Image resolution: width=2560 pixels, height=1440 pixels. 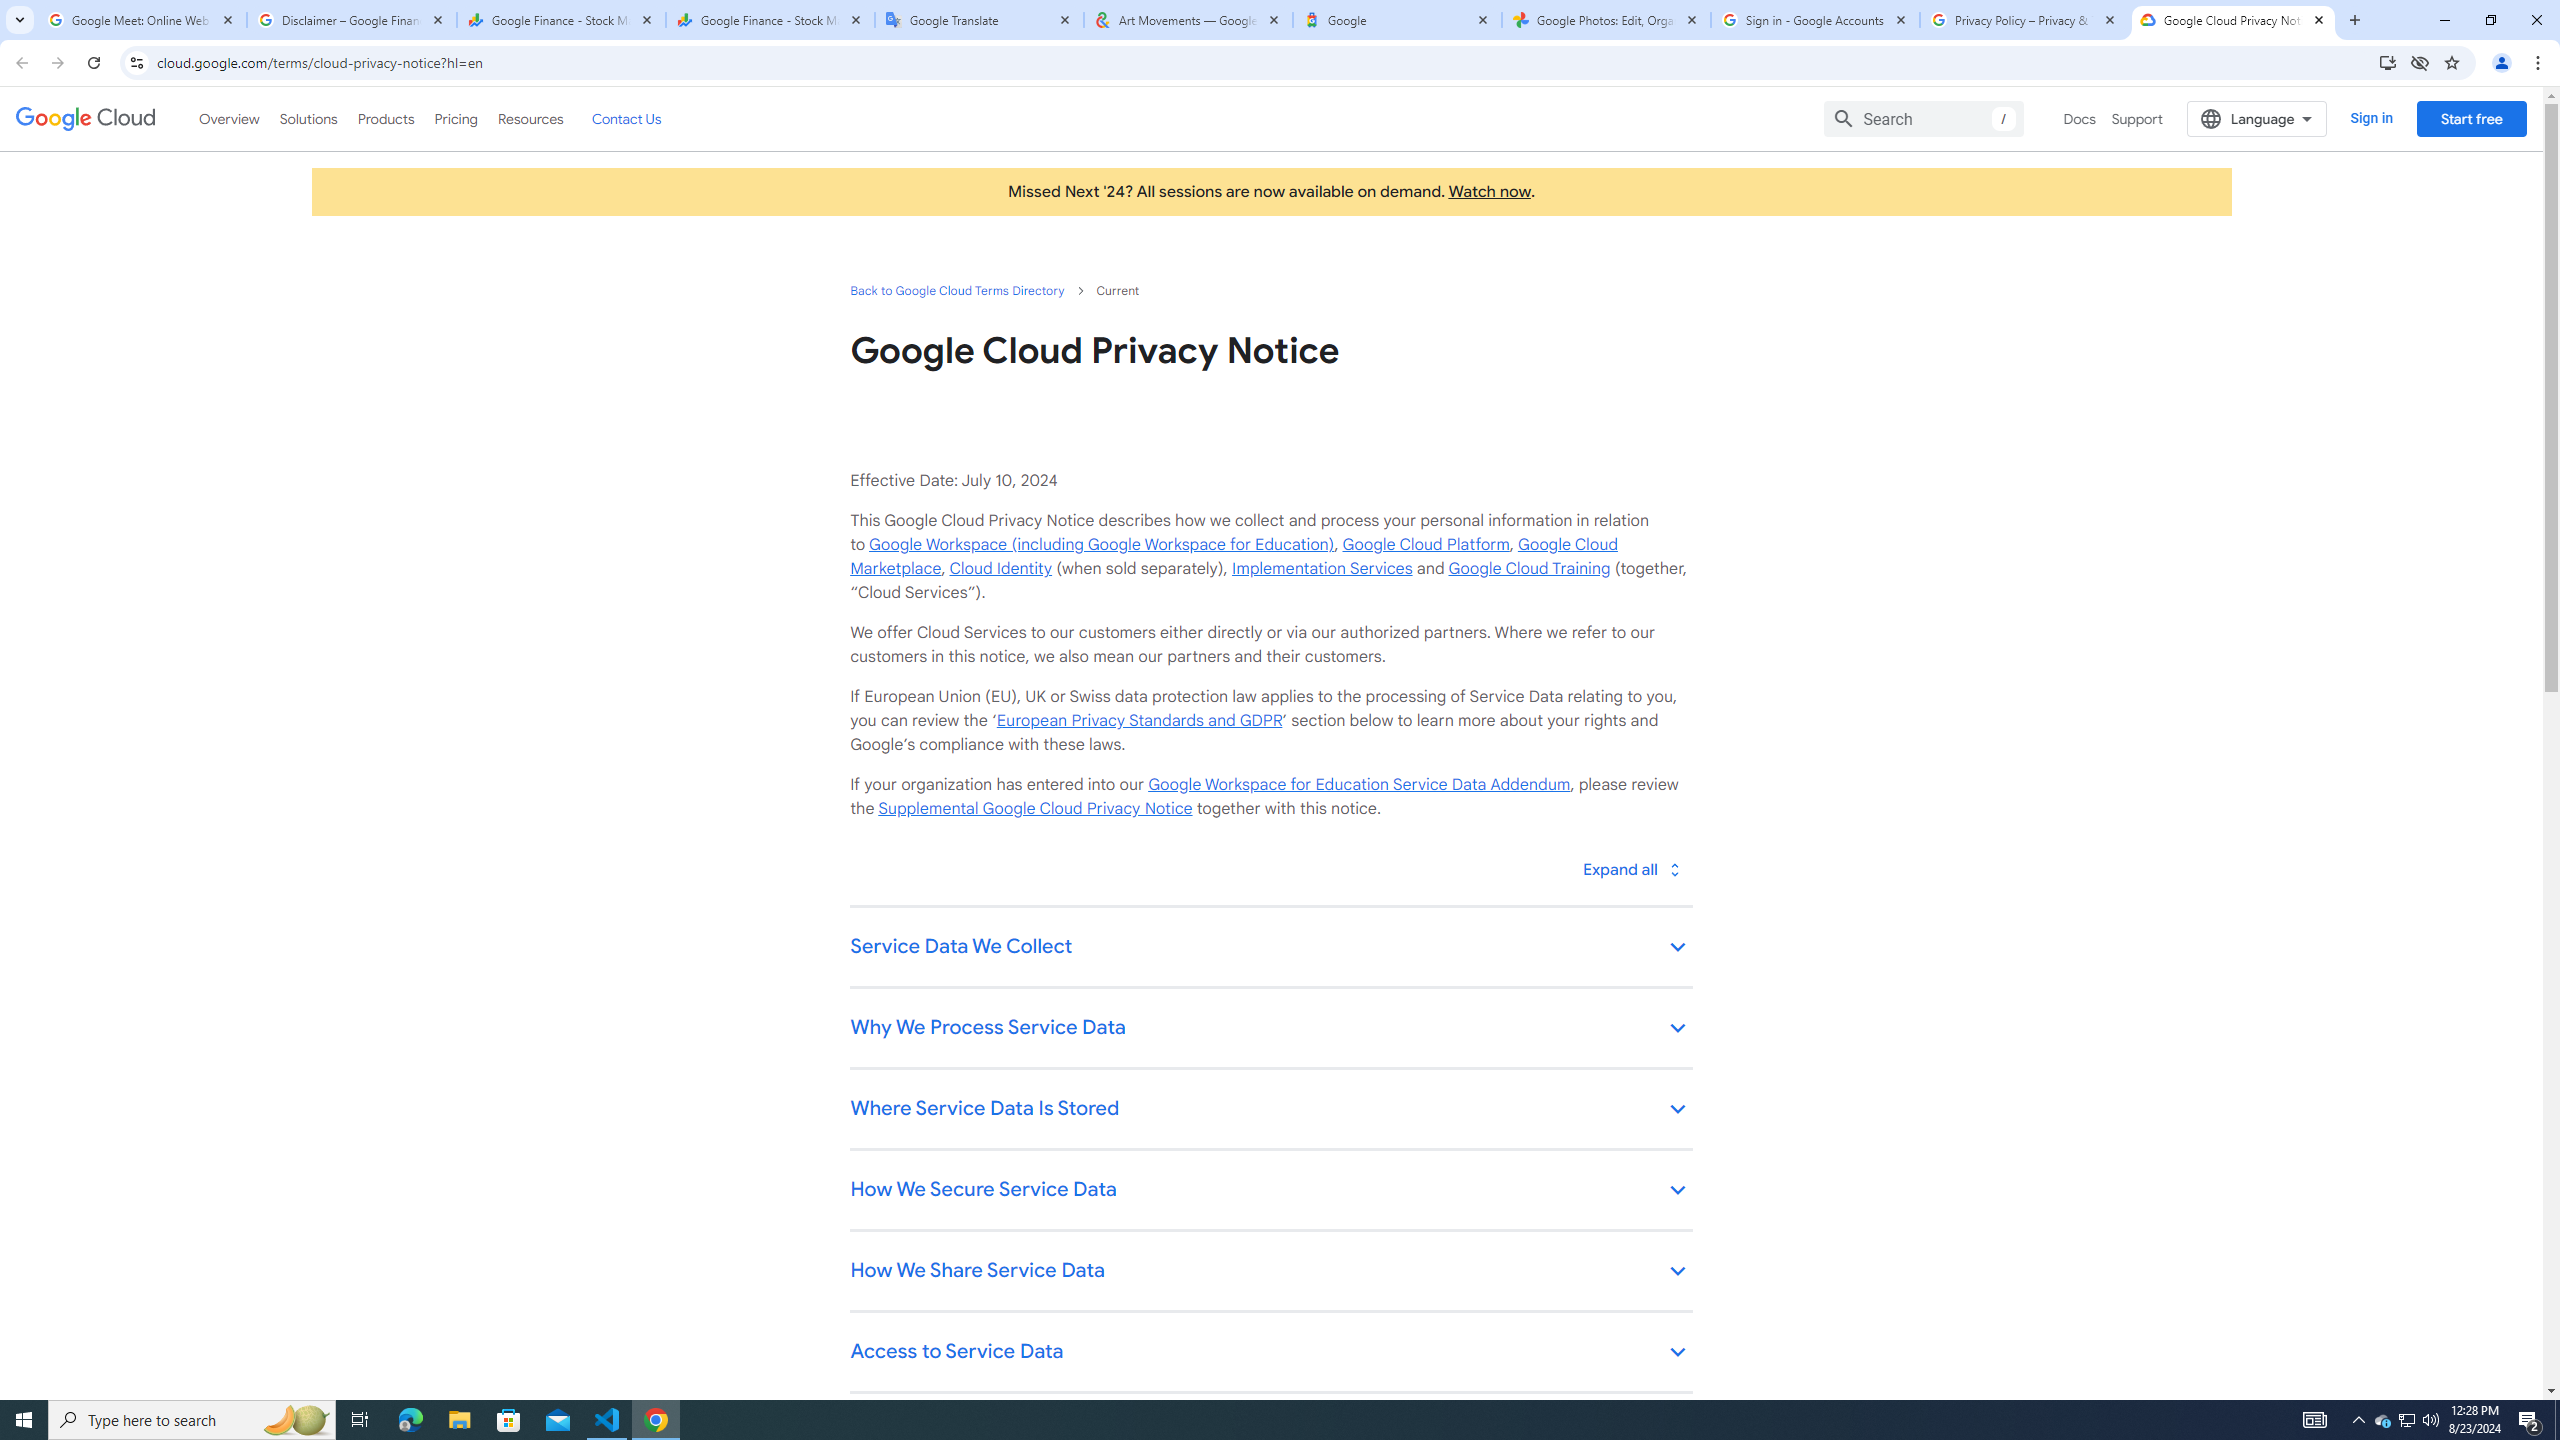 What do you see at coordinates (1424, 544) in the screenshot?
I see `'Google Cloud Platform'` at bounding box center [1424, 544].